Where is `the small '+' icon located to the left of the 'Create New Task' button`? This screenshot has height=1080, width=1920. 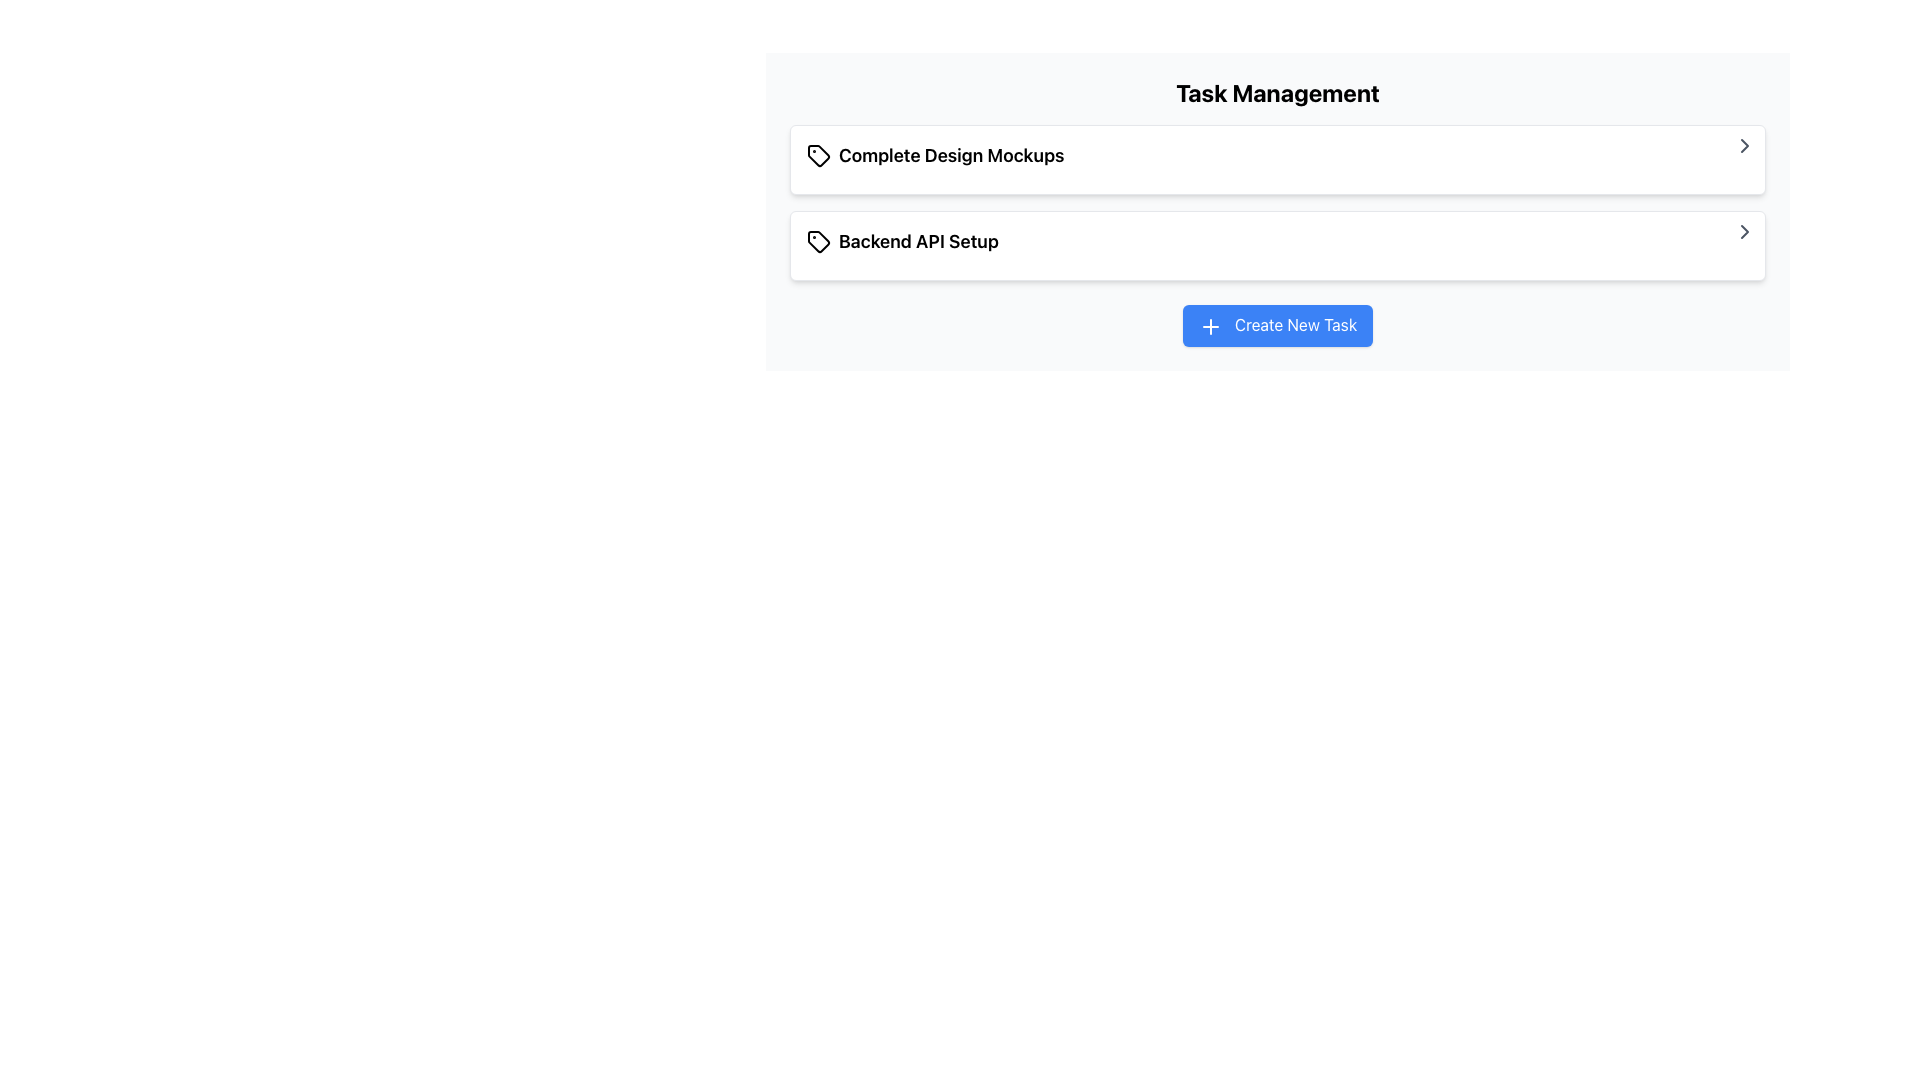
the small '+' icon located to the left of the 'Create New Task' button is located at coordinates (1209, 325).